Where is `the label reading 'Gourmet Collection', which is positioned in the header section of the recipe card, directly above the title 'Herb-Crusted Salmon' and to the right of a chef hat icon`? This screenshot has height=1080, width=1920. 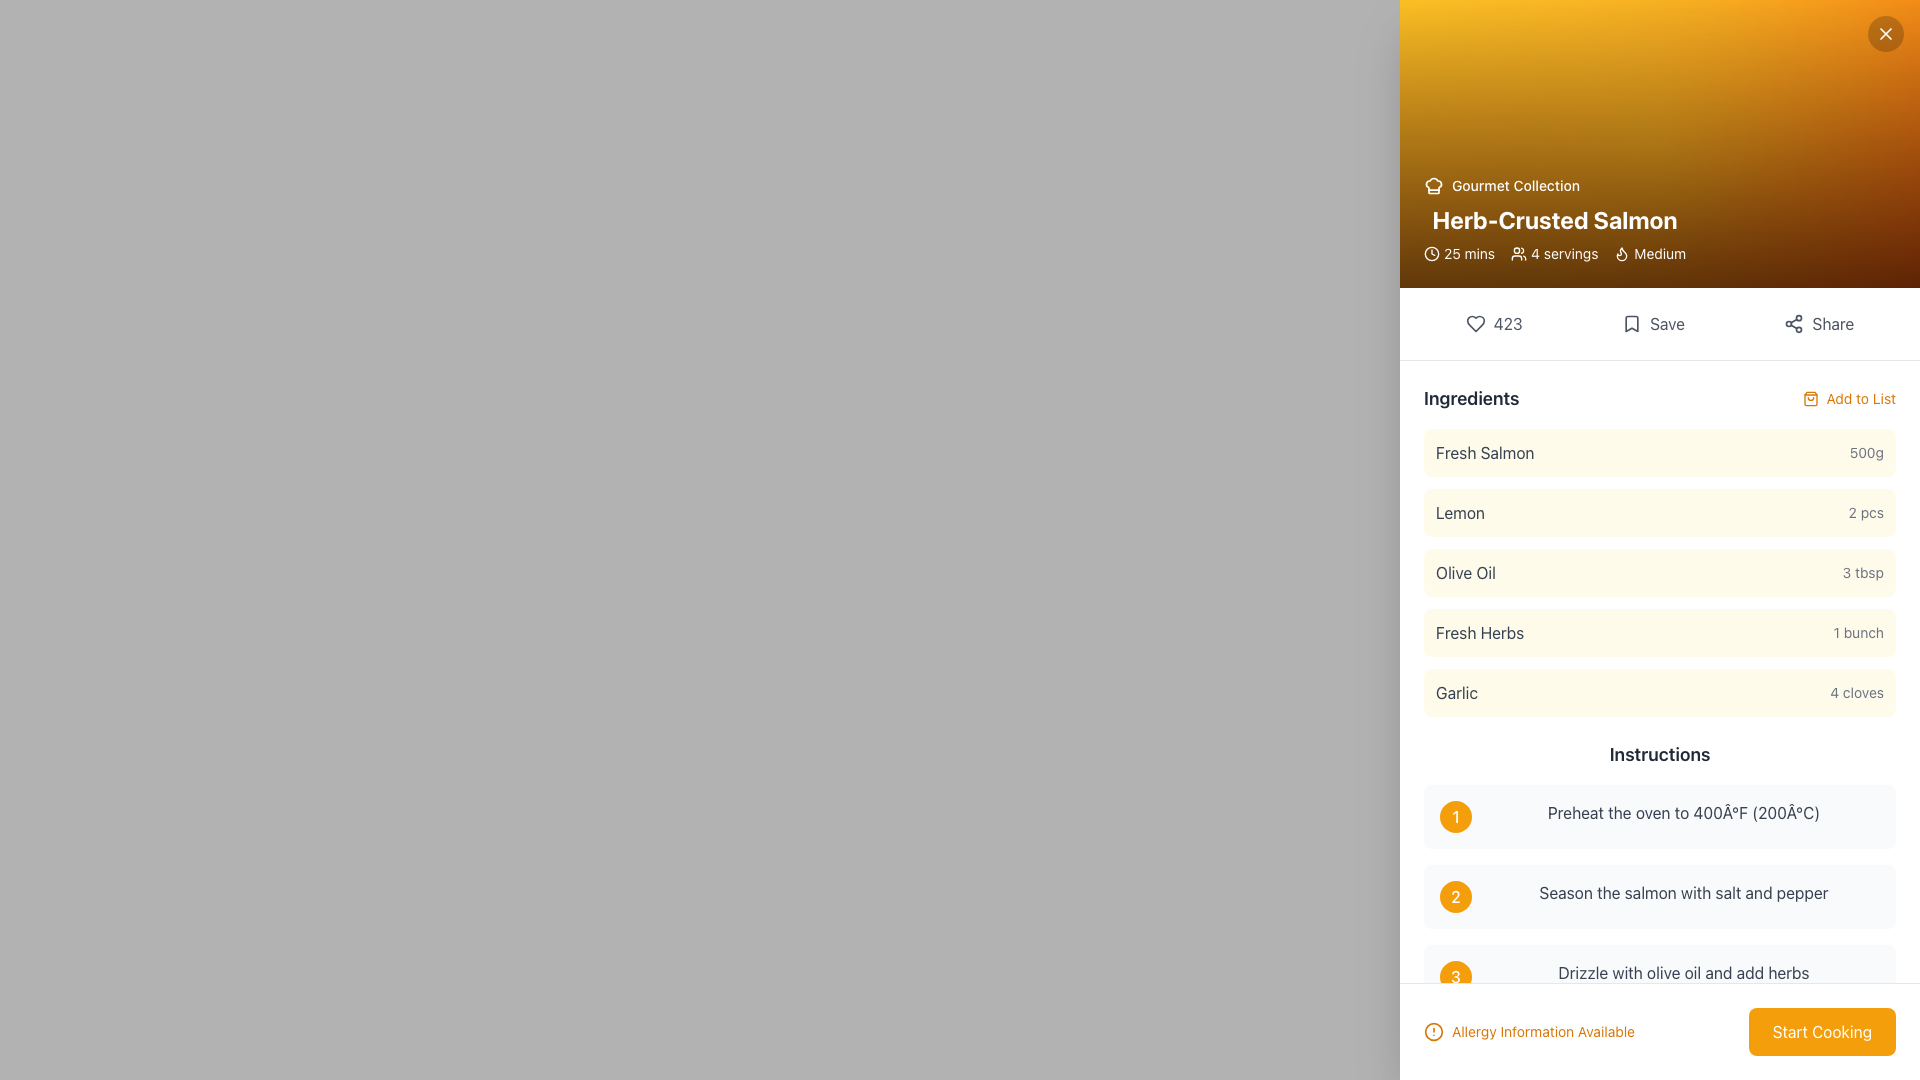 the label reading 'Gourmet Collection', which is positioned in the header section of the recipe card, directly above the title 'Herb-Crusted Salmon' and to the right of a chef hat icon is located at coordinates (1554, 185).